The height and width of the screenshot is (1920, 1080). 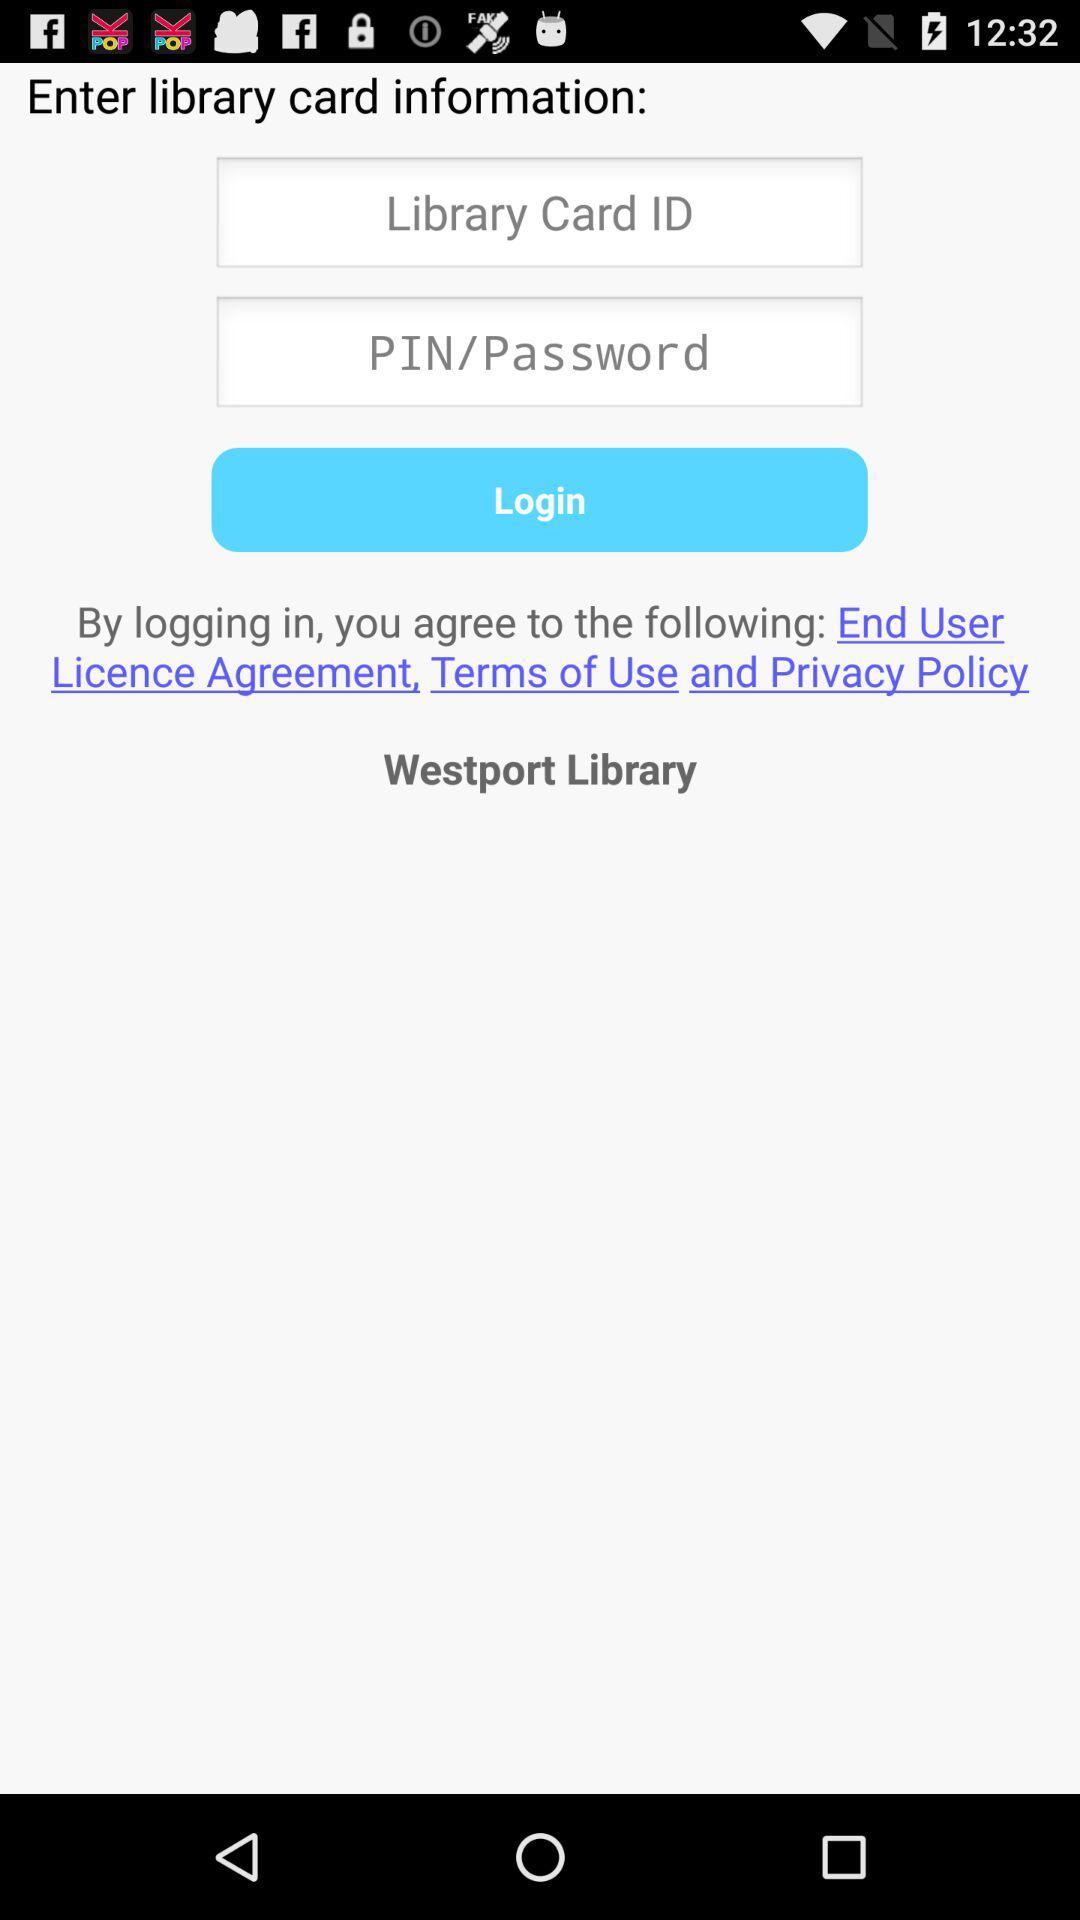 I want to click on by logging in app, so click(x=540, y=645).